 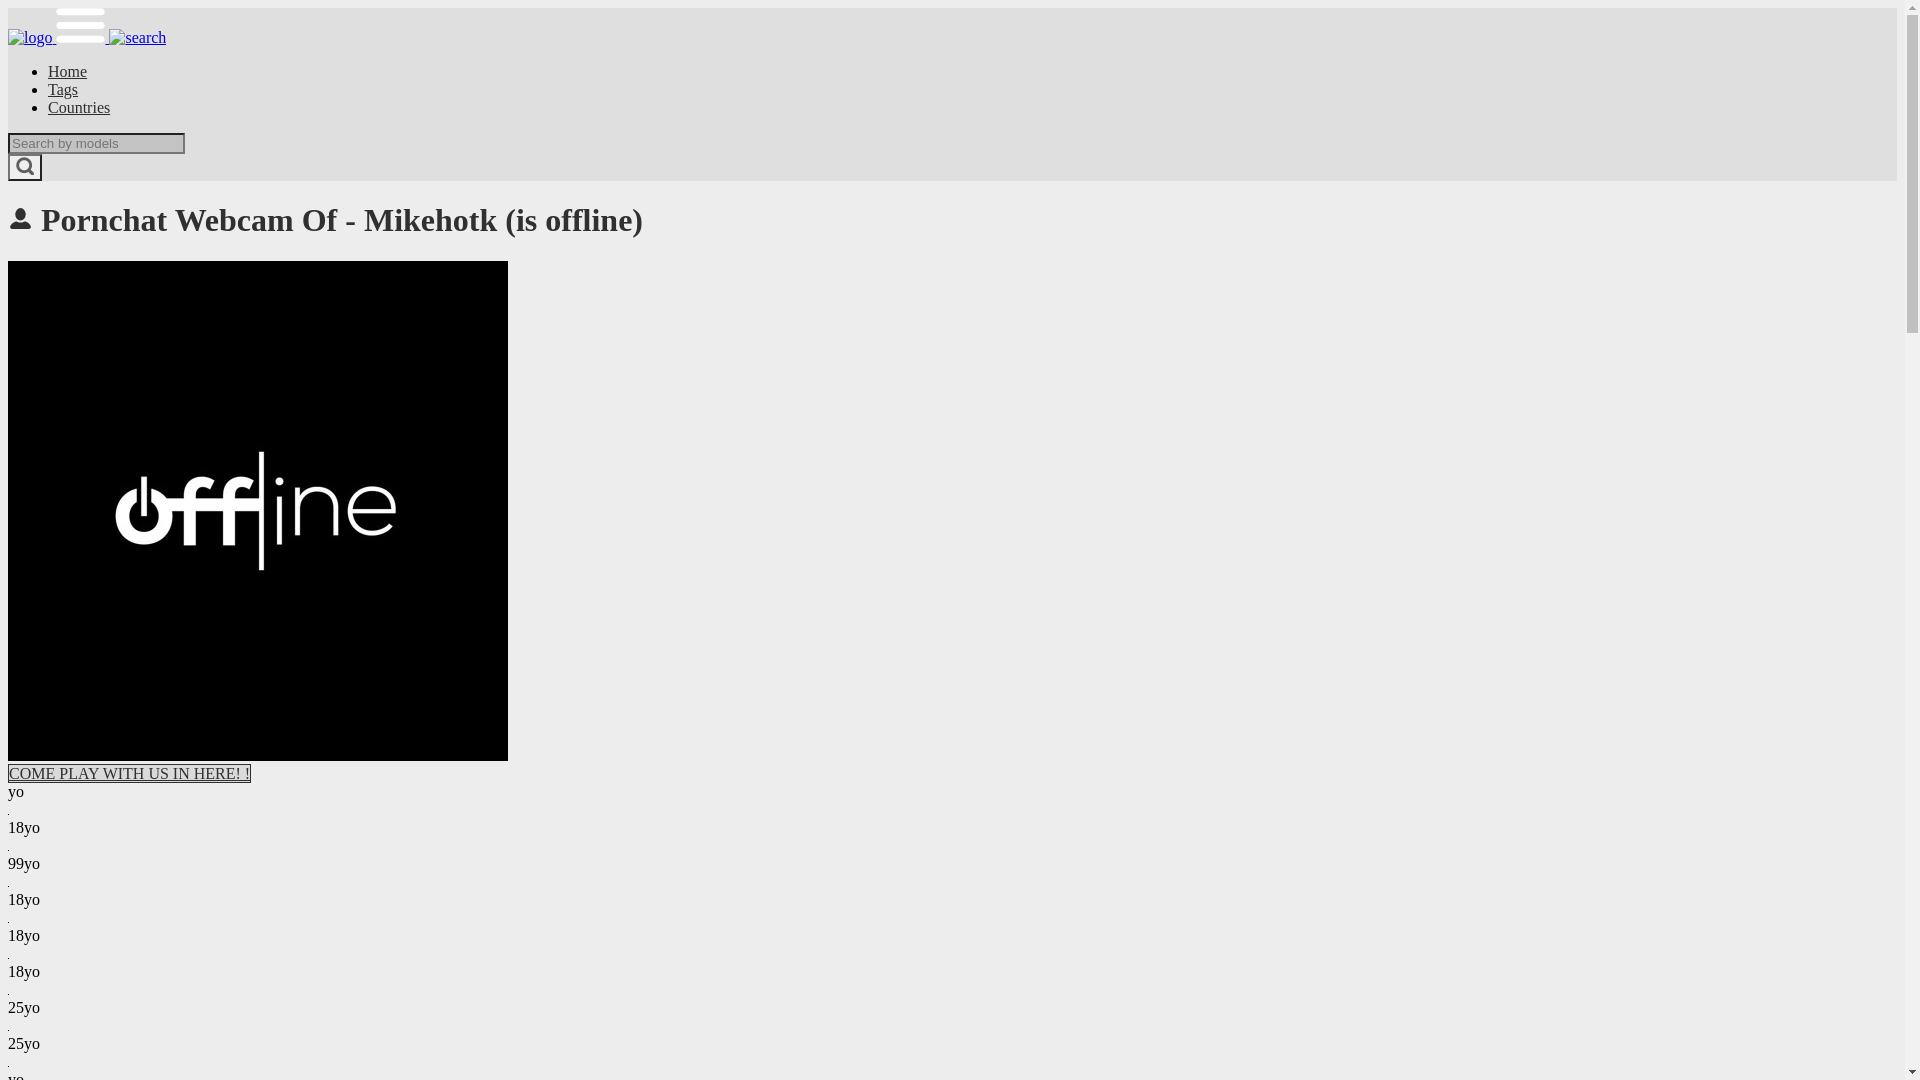 What do you see at coordinates (128, 772) in the screenshot?
I see `'COME PLAY WITH US IN HERE! !'` at bounding box center [128, 772].